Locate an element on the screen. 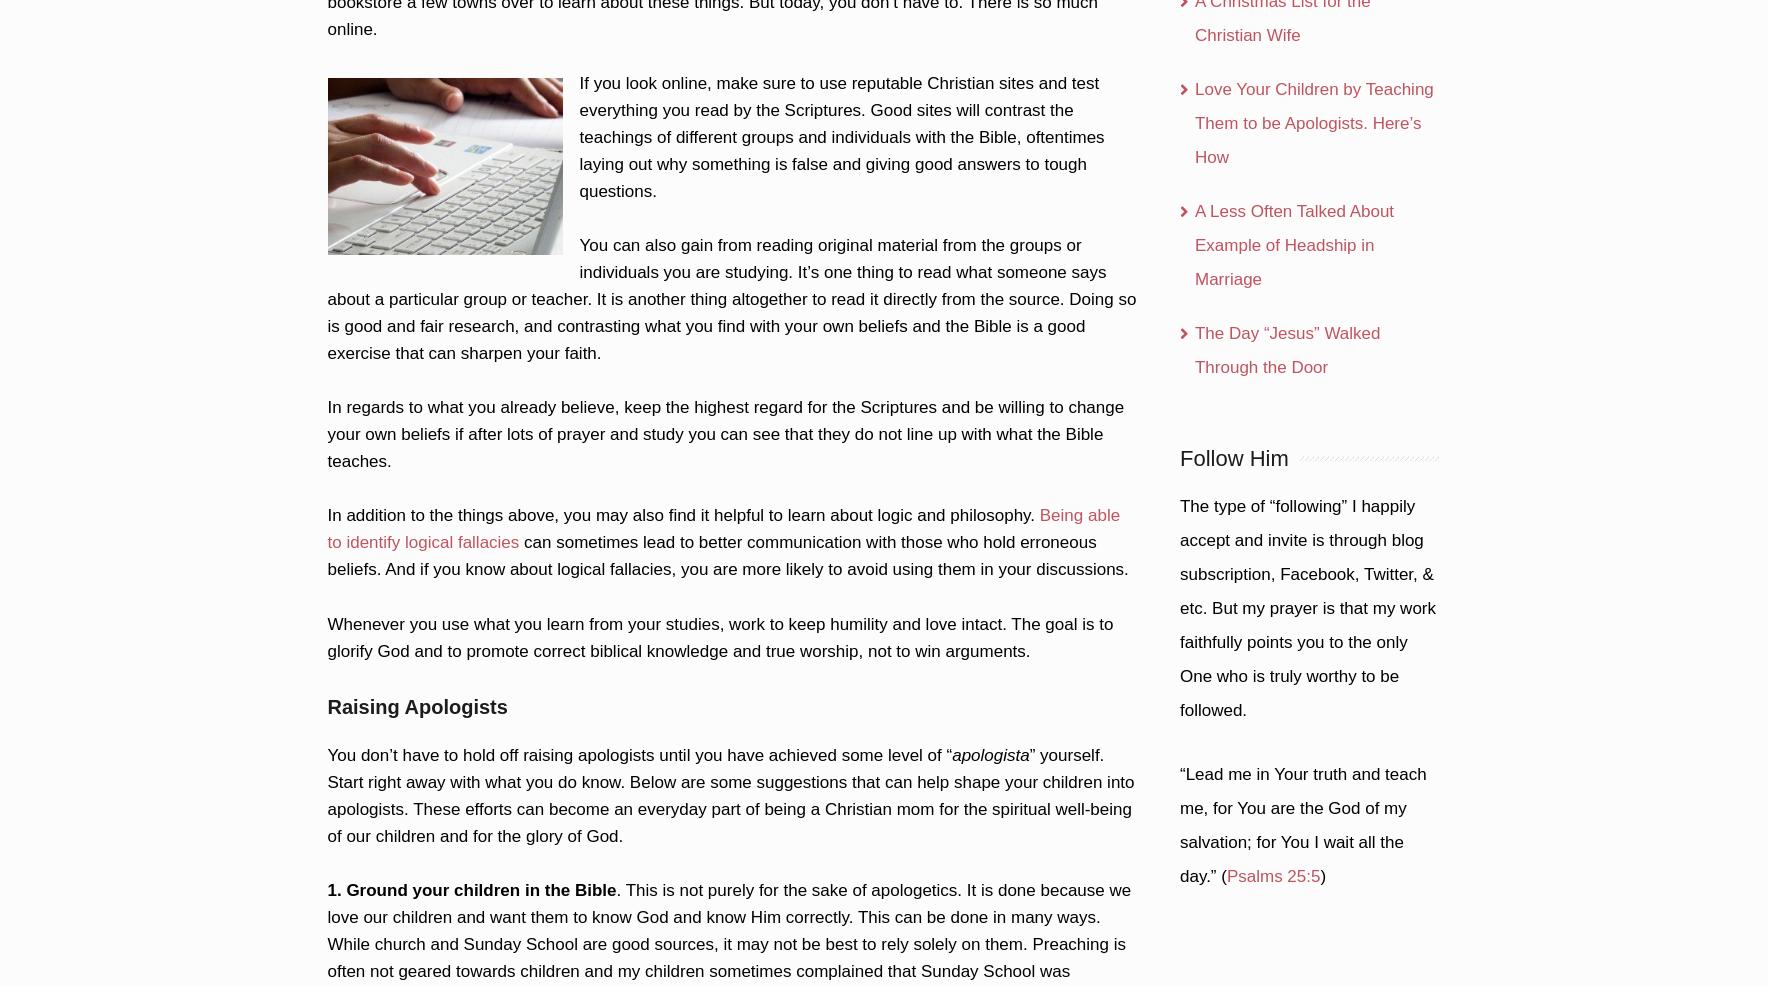  'In regards to what you already believe, keep the highest regard for the Scriptures and be willing to change your own beliefs if after lots of prayer and study you can see that they do not line up with what the Bible teaches.' is located at coordinates (725, 434).